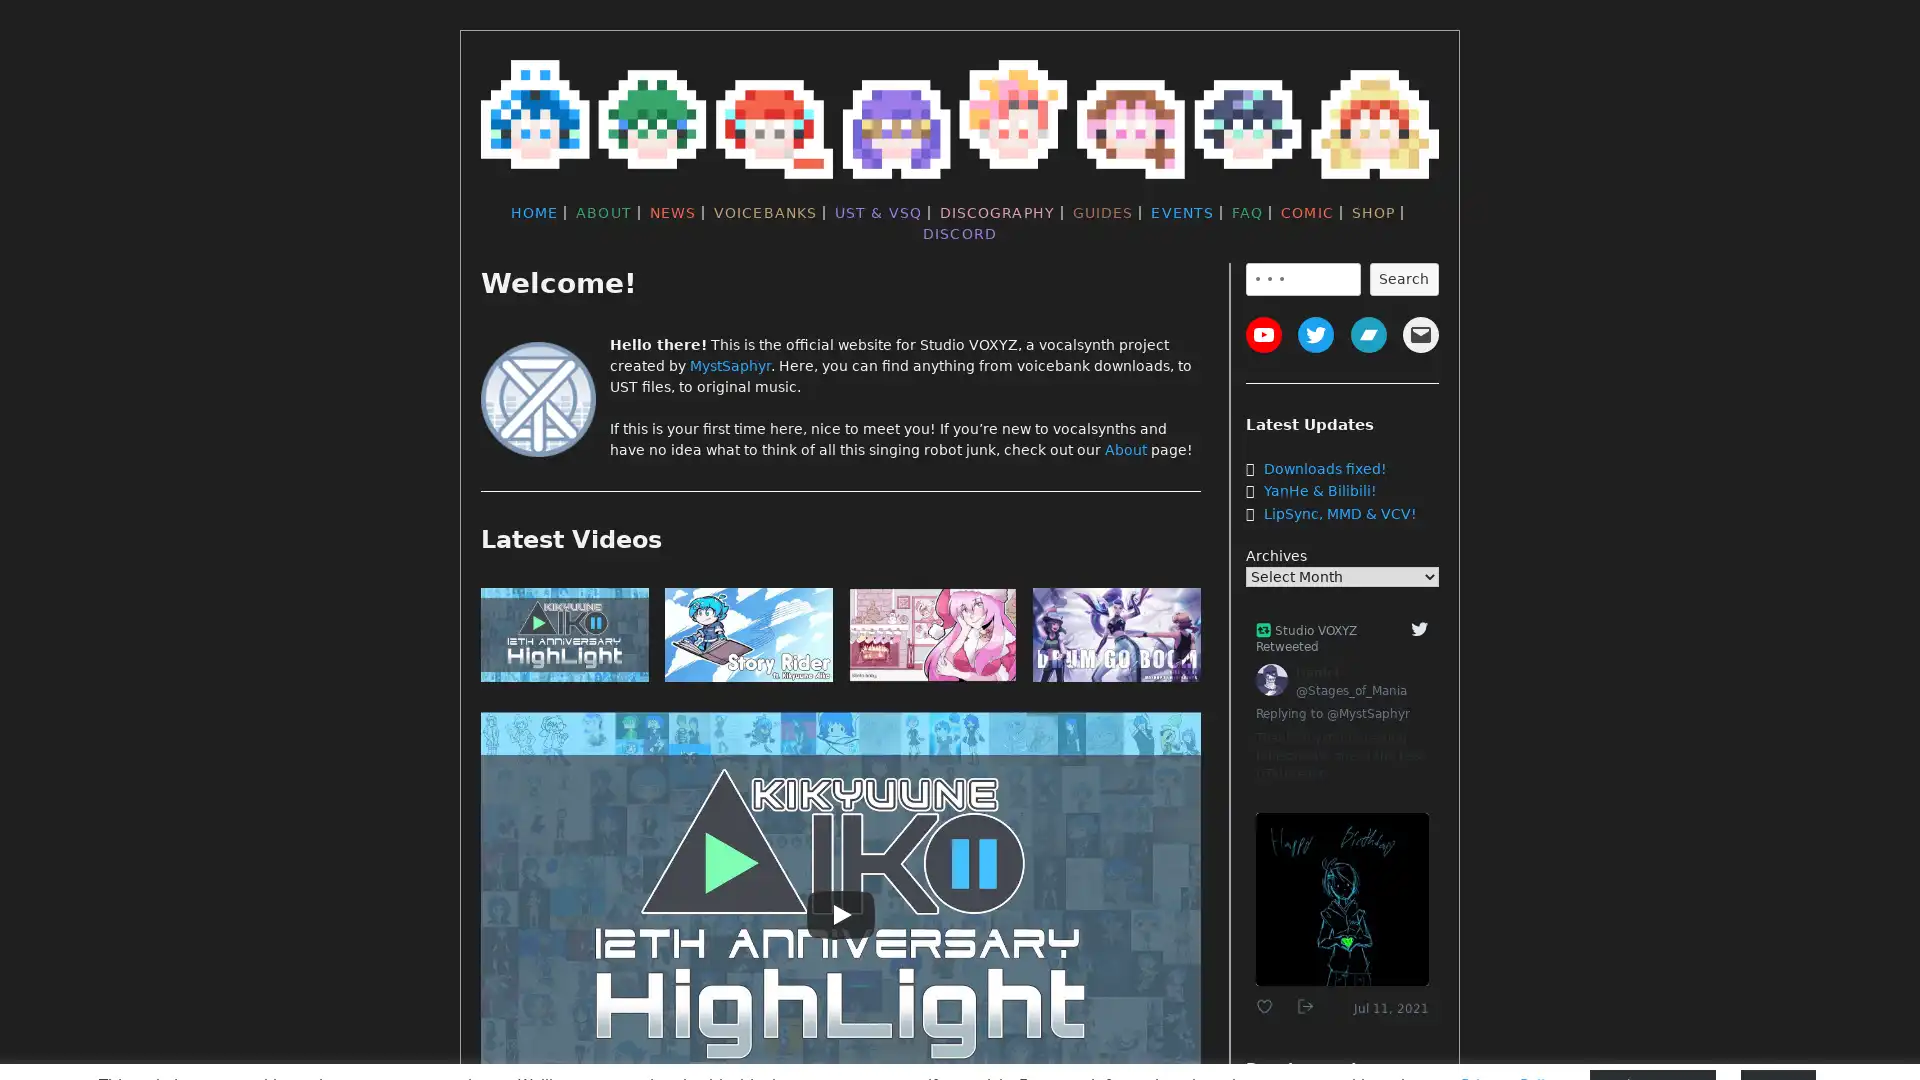 This screenshot has width=1920, height=1080. What do you see at coordinates (840, 914) in the screenshot?
I see `Play` at bounding box center [840, 914].